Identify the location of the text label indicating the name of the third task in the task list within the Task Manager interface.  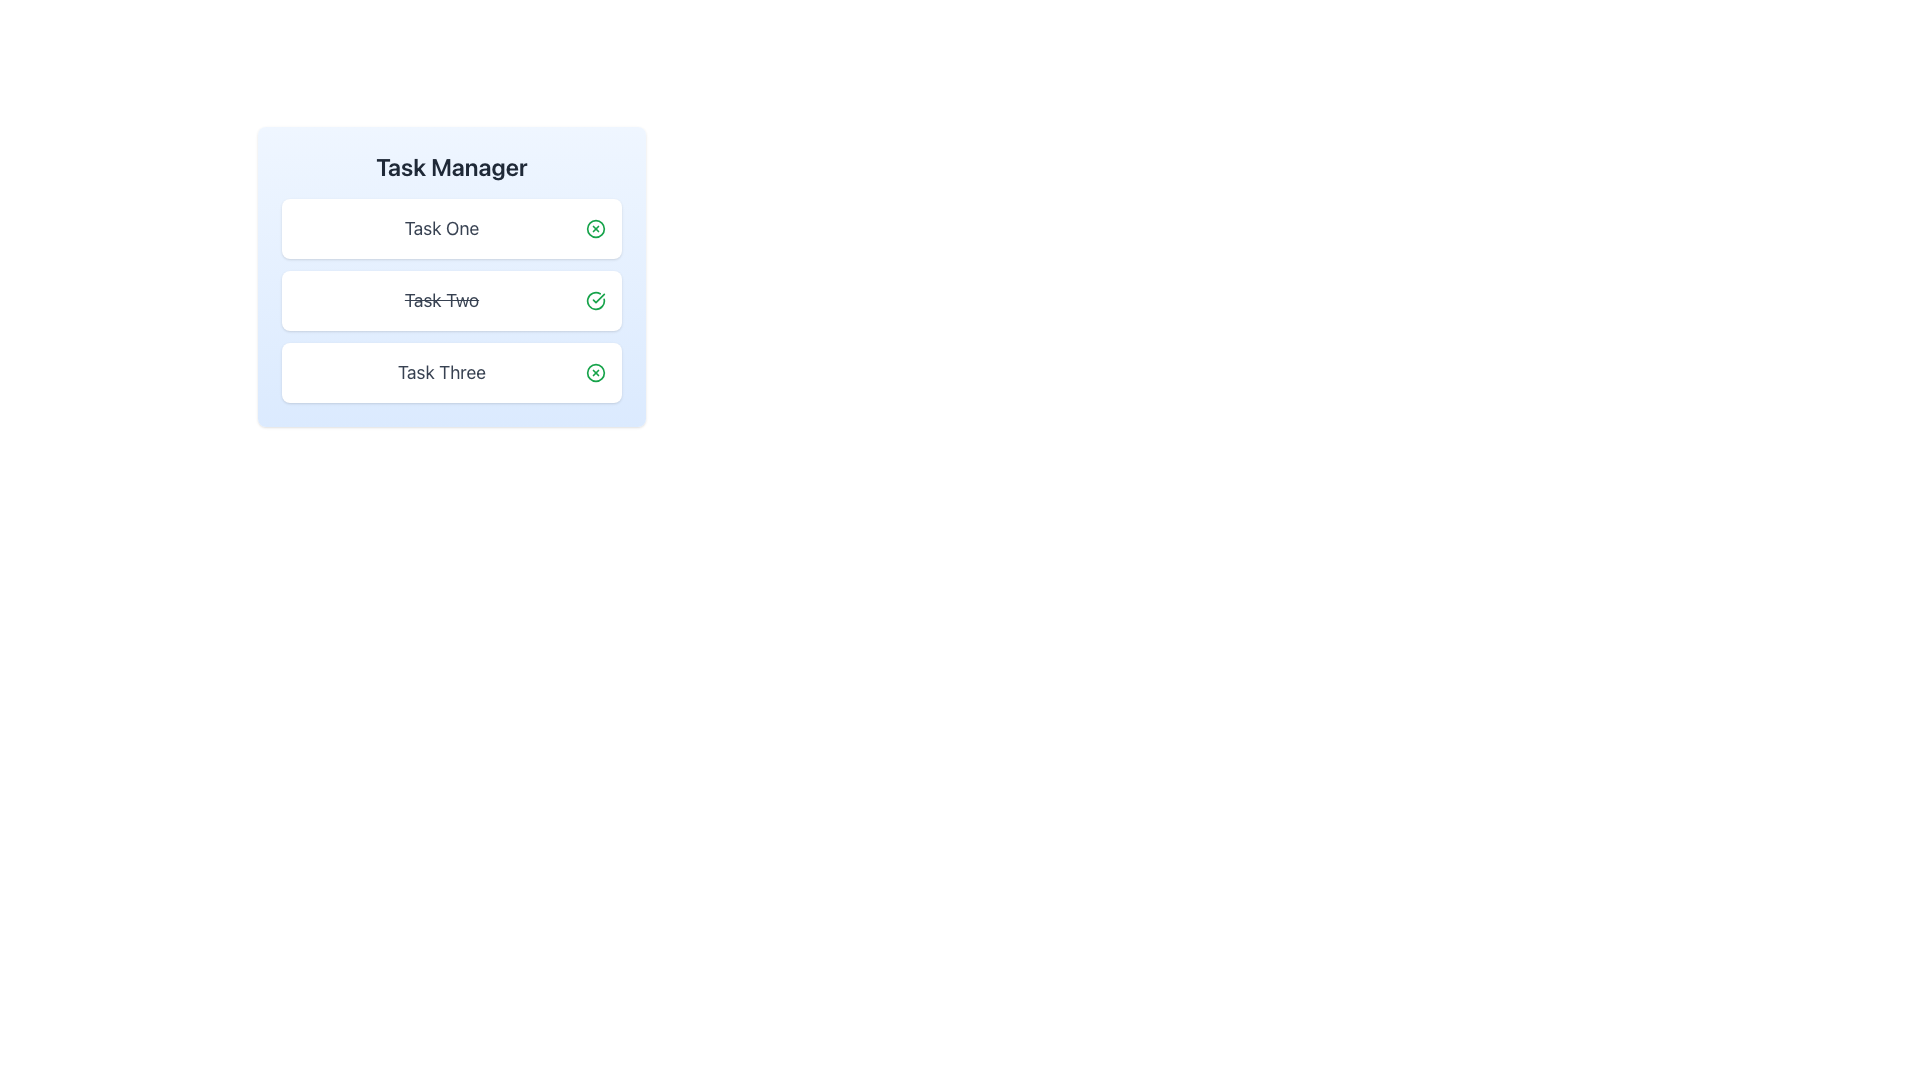
(440, 373).